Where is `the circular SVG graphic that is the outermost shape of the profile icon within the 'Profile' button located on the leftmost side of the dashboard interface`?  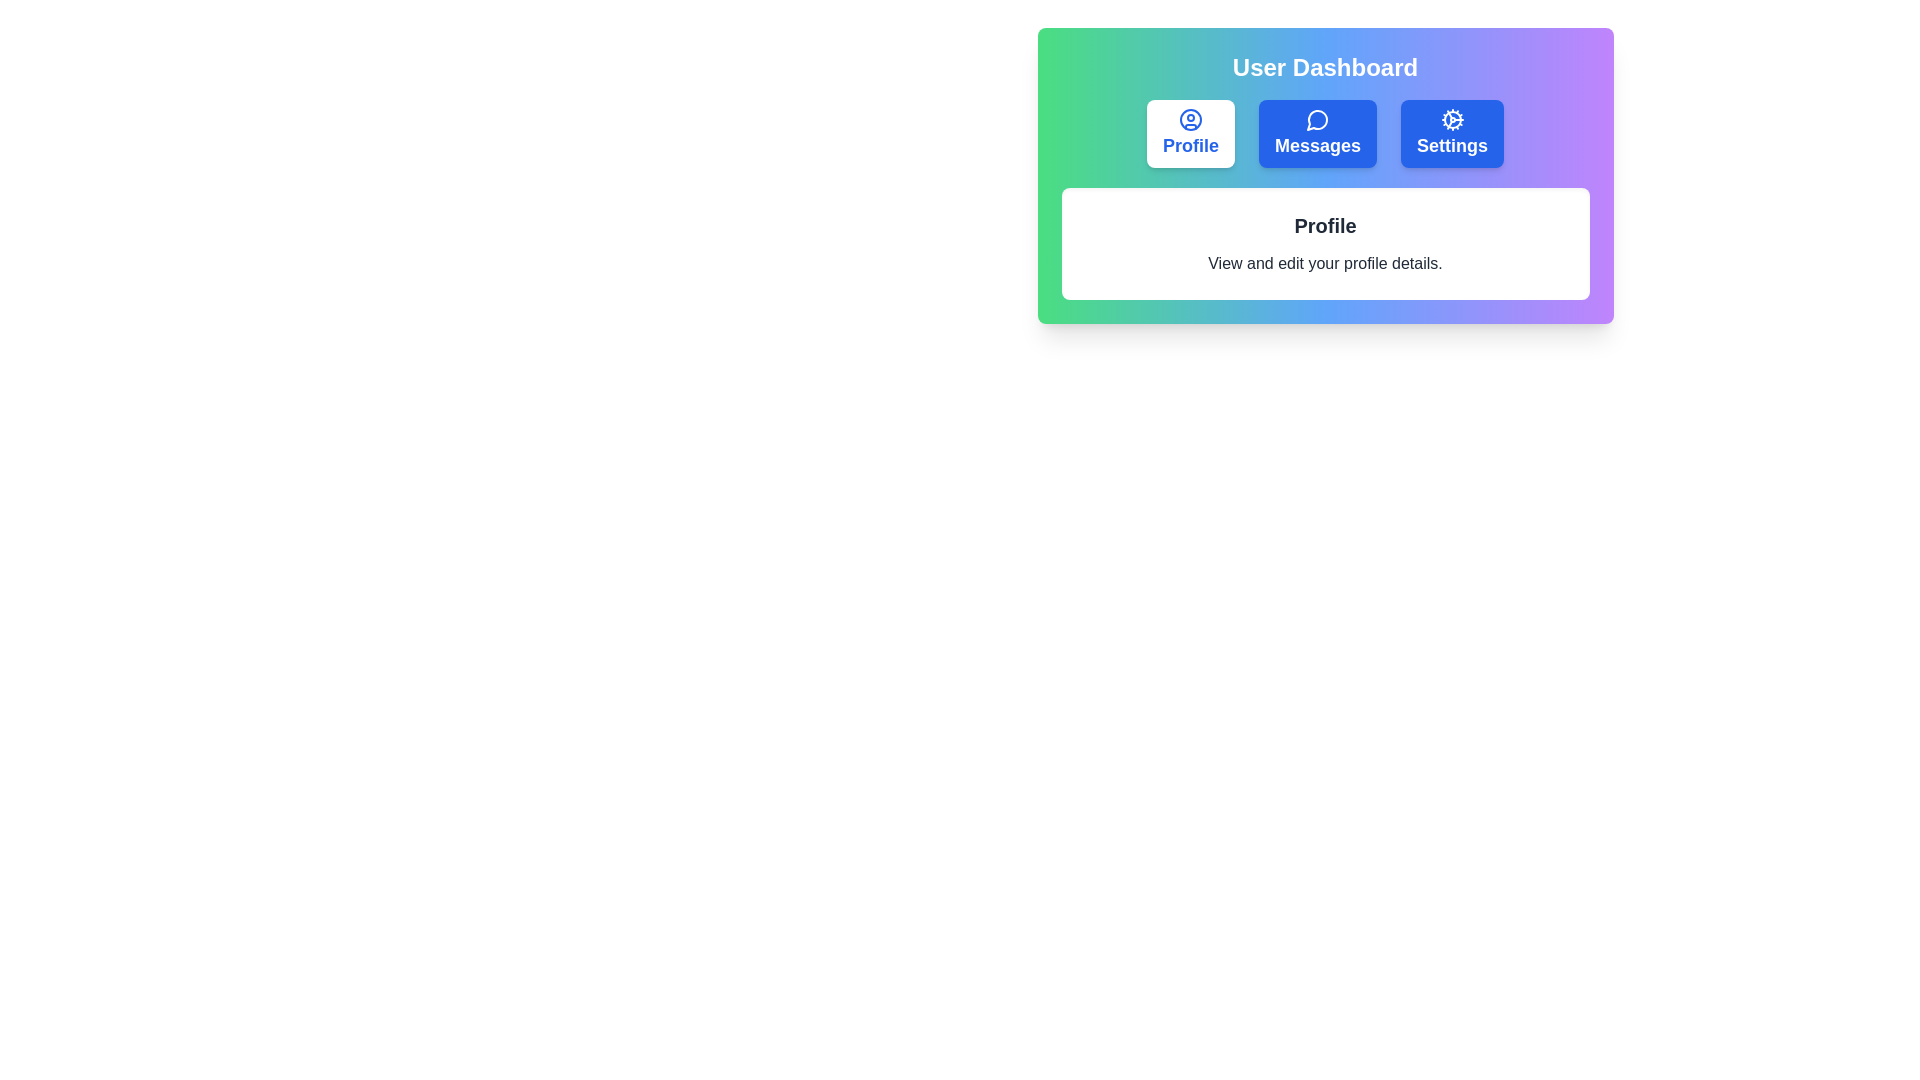
the circular SVG graphic that is the outermost shape of the profile icon within the 'Profile' button located on the leftmost side of the dashboard interface is located at coordinates (1190, 119).